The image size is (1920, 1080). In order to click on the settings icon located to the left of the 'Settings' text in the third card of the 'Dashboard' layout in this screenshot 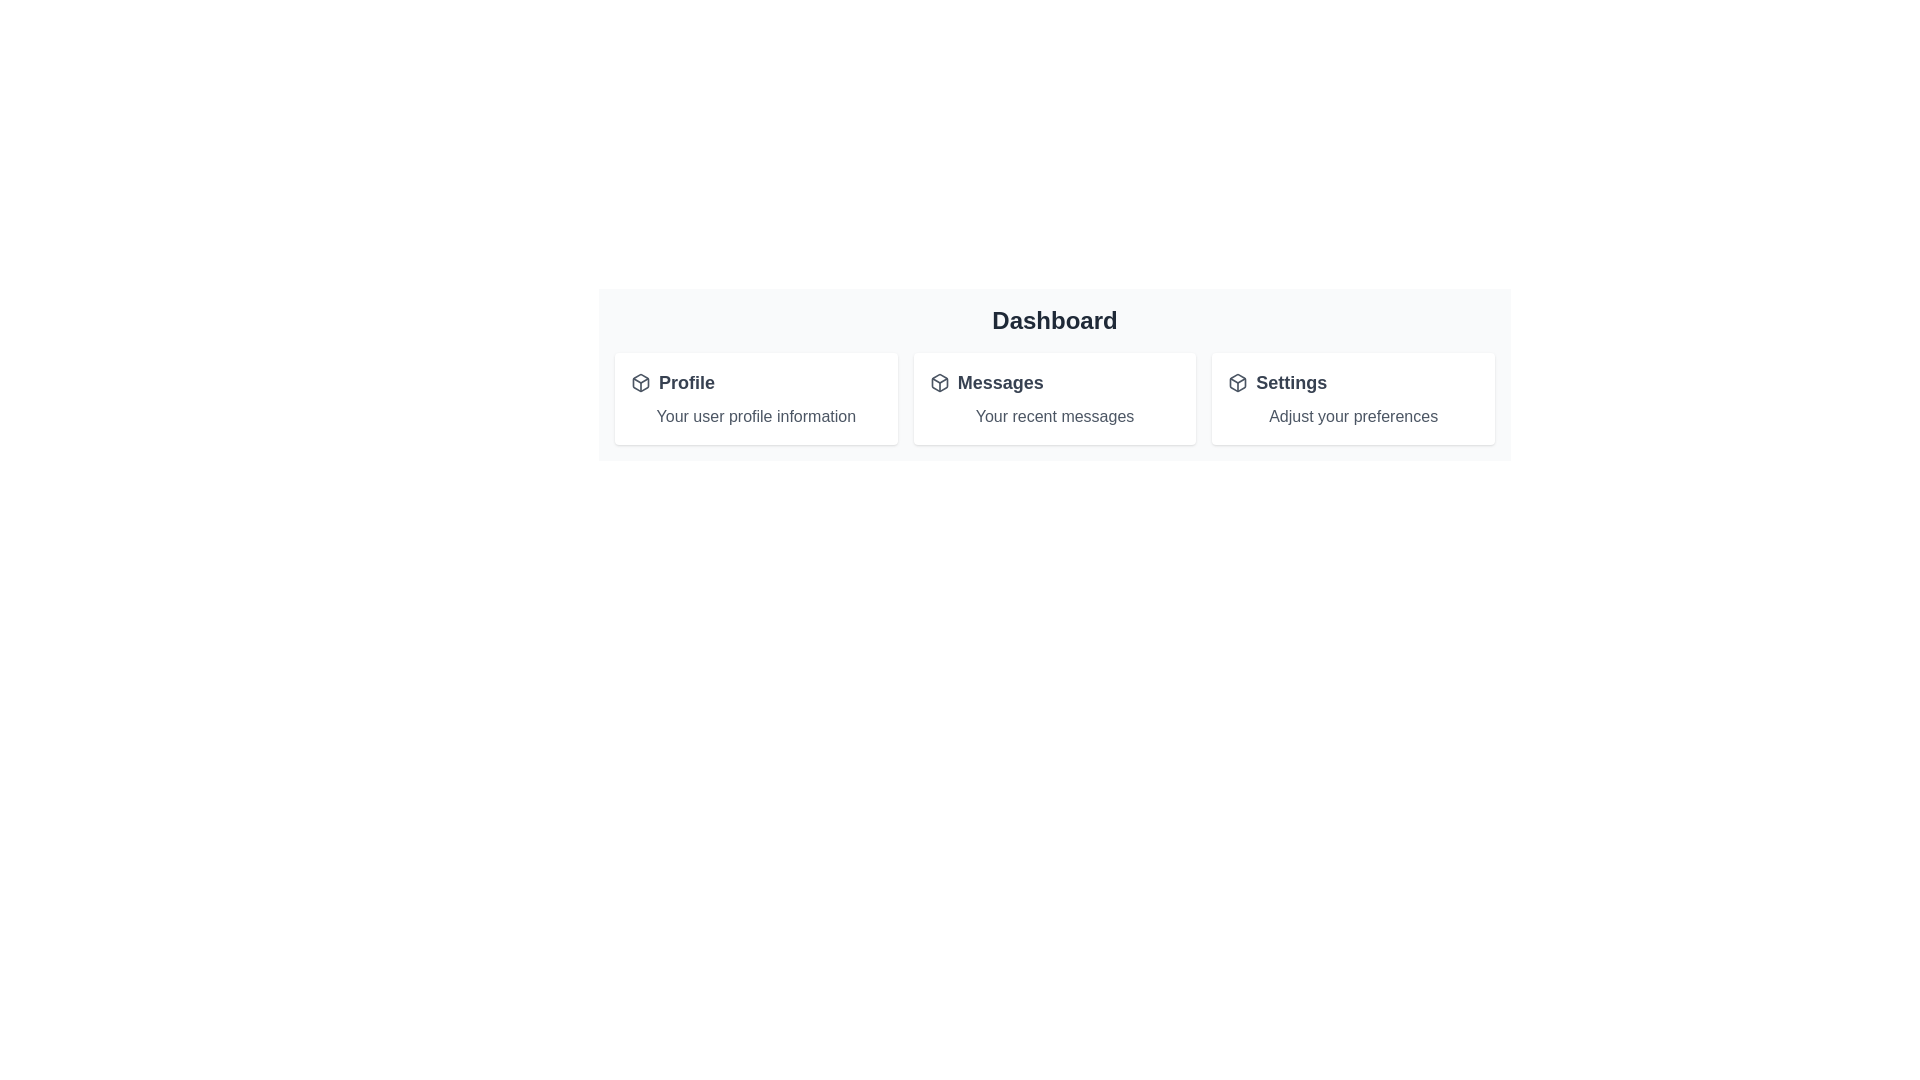, I will do `click(1237, 382)`.